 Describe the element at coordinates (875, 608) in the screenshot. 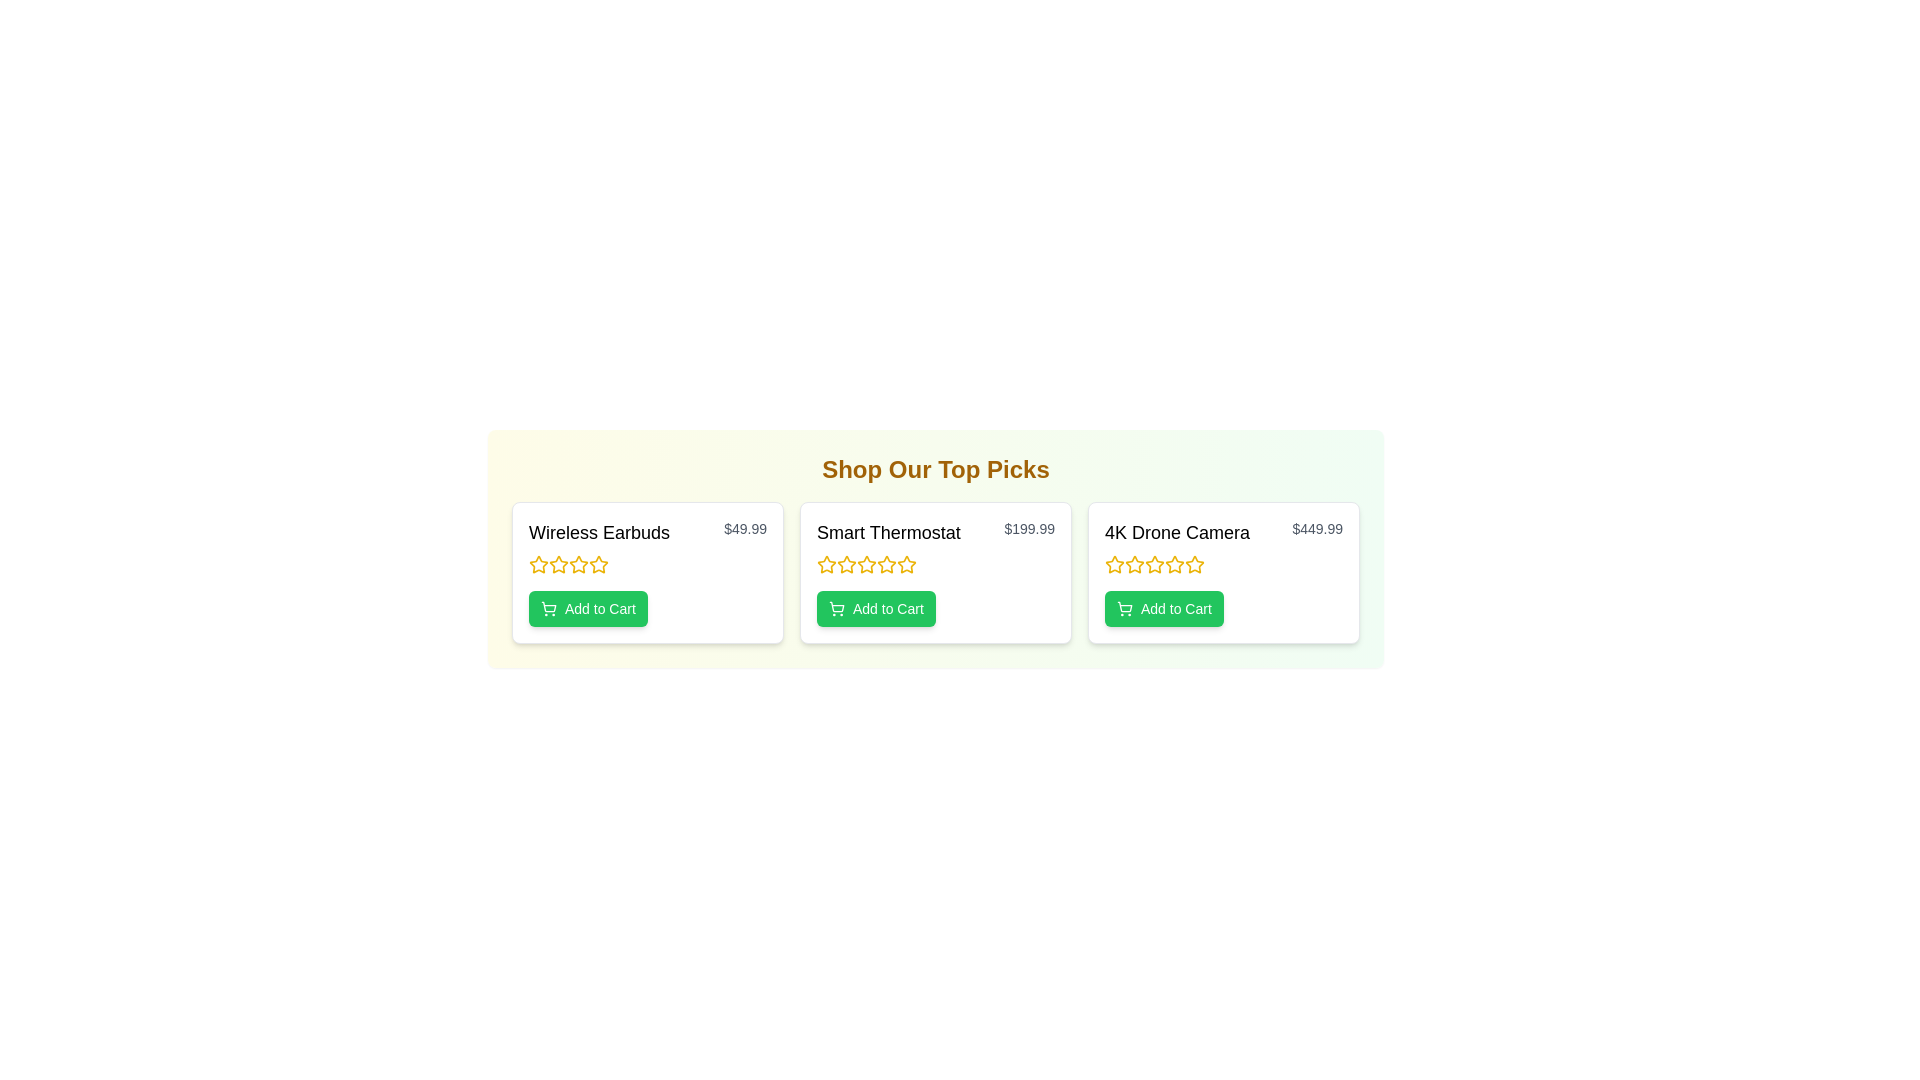

I see `the 'Add to Cart' button for the product Smart Thermostat` at that location.